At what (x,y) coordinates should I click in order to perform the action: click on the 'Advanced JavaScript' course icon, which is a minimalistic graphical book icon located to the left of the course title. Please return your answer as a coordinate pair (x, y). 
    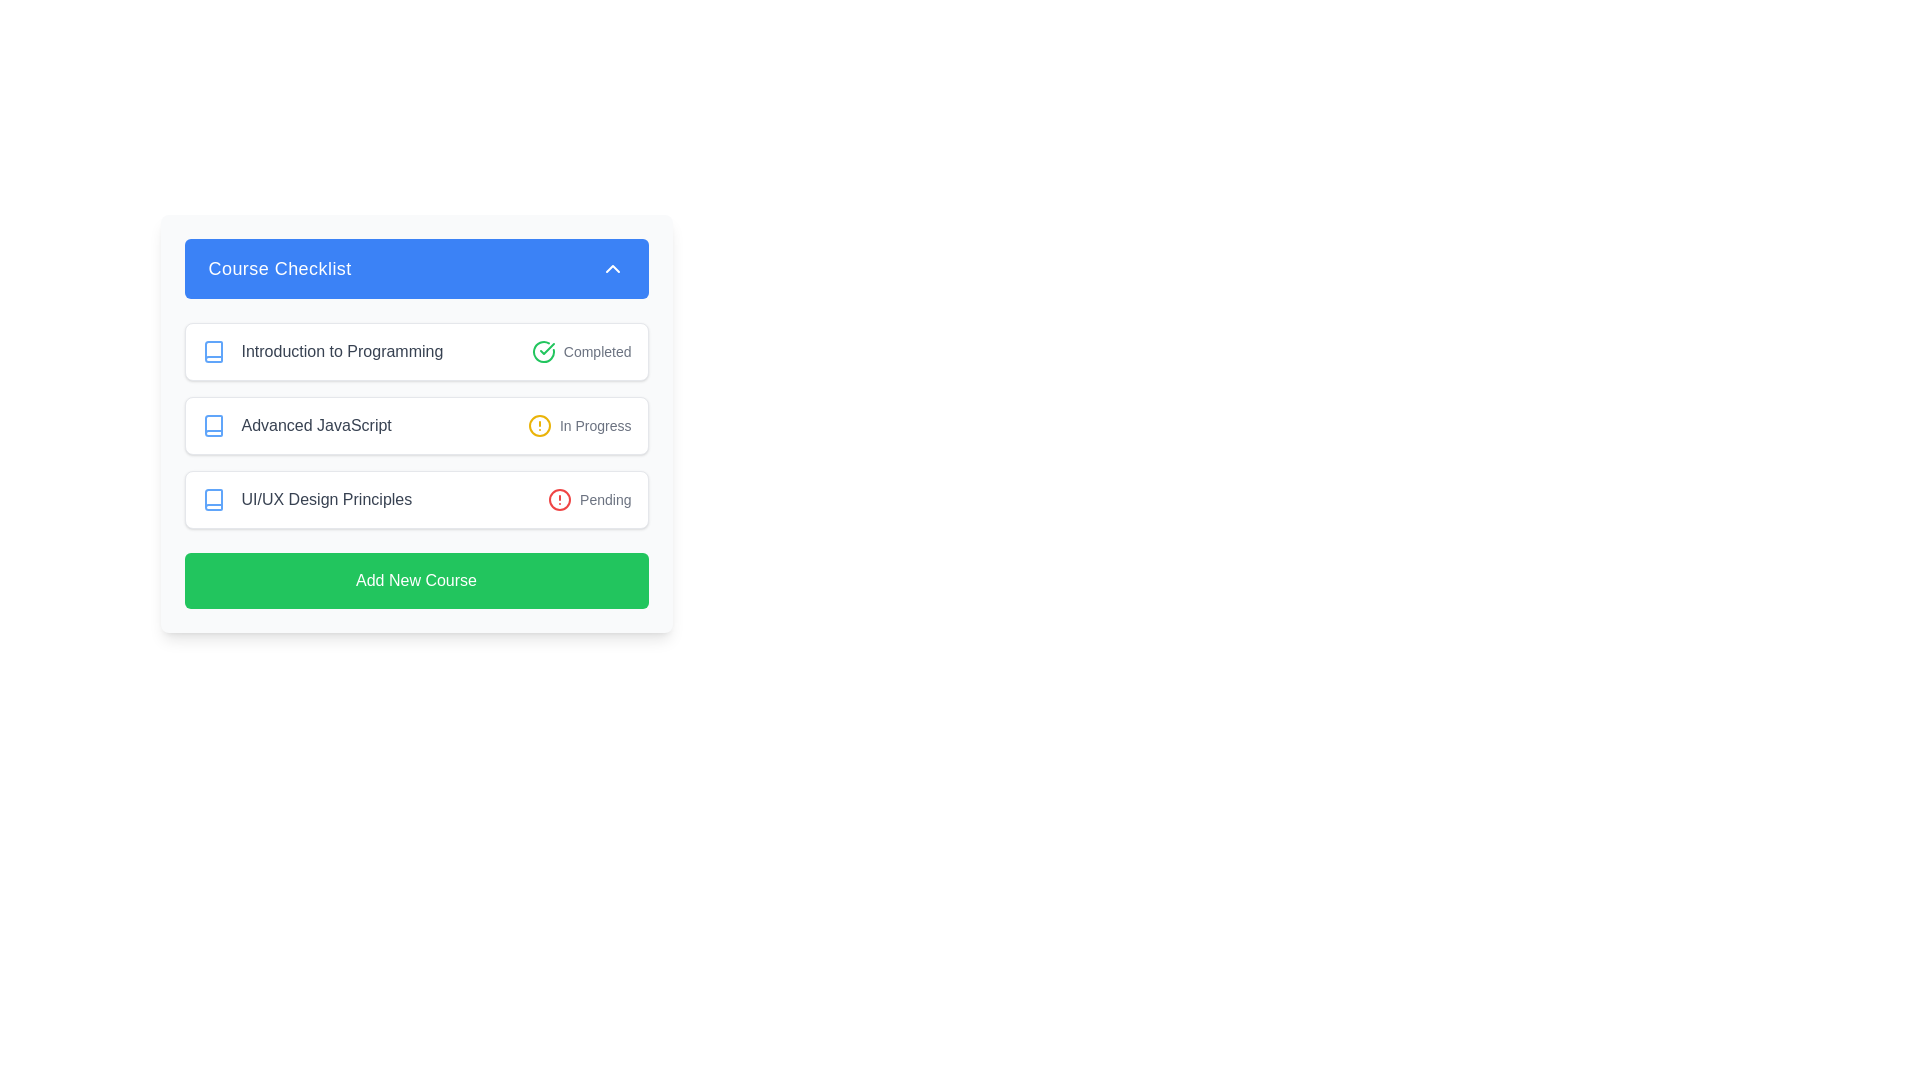
    Looking at the image, I should click on (213, 424).